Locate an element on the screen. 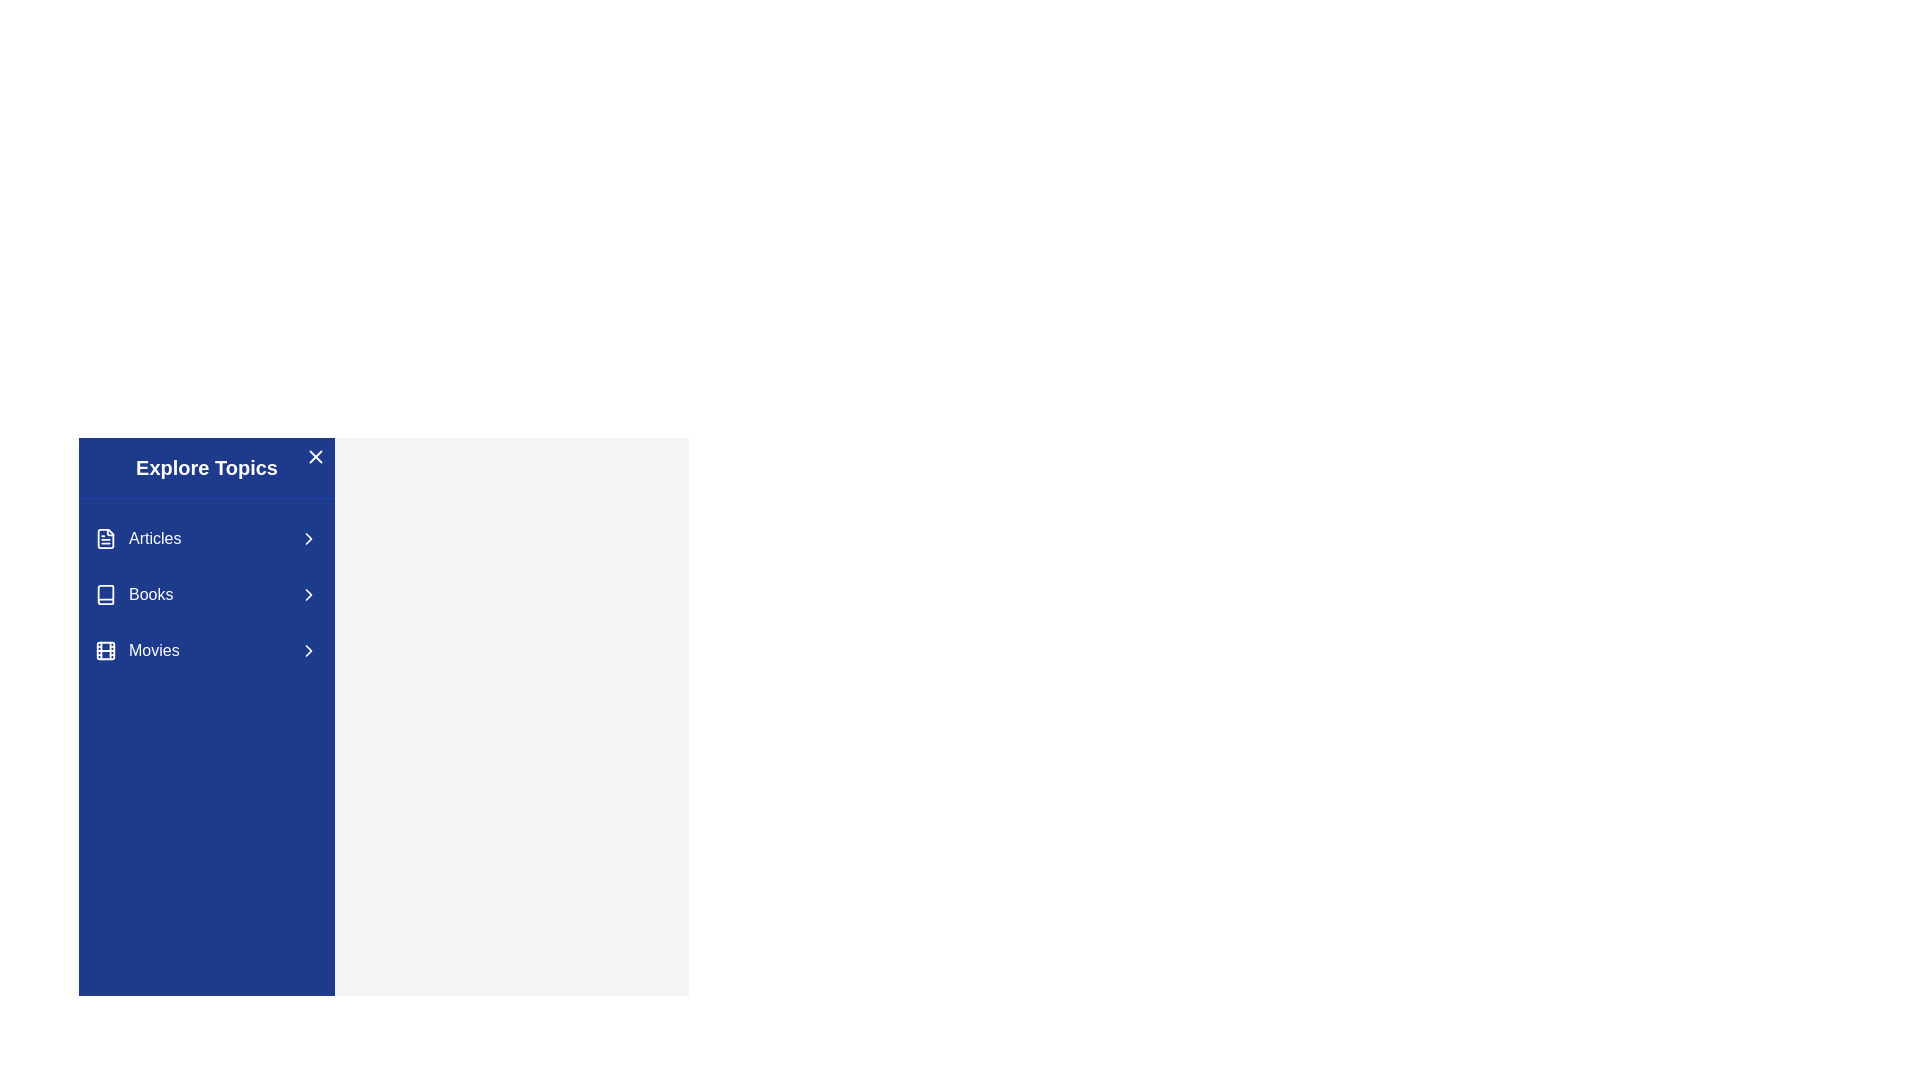  the Decorative SVG rectangle representing the 'Movies' section in the sidebar menu, located below 'Articles' and 'Books' is located at coordinates (104, 651).